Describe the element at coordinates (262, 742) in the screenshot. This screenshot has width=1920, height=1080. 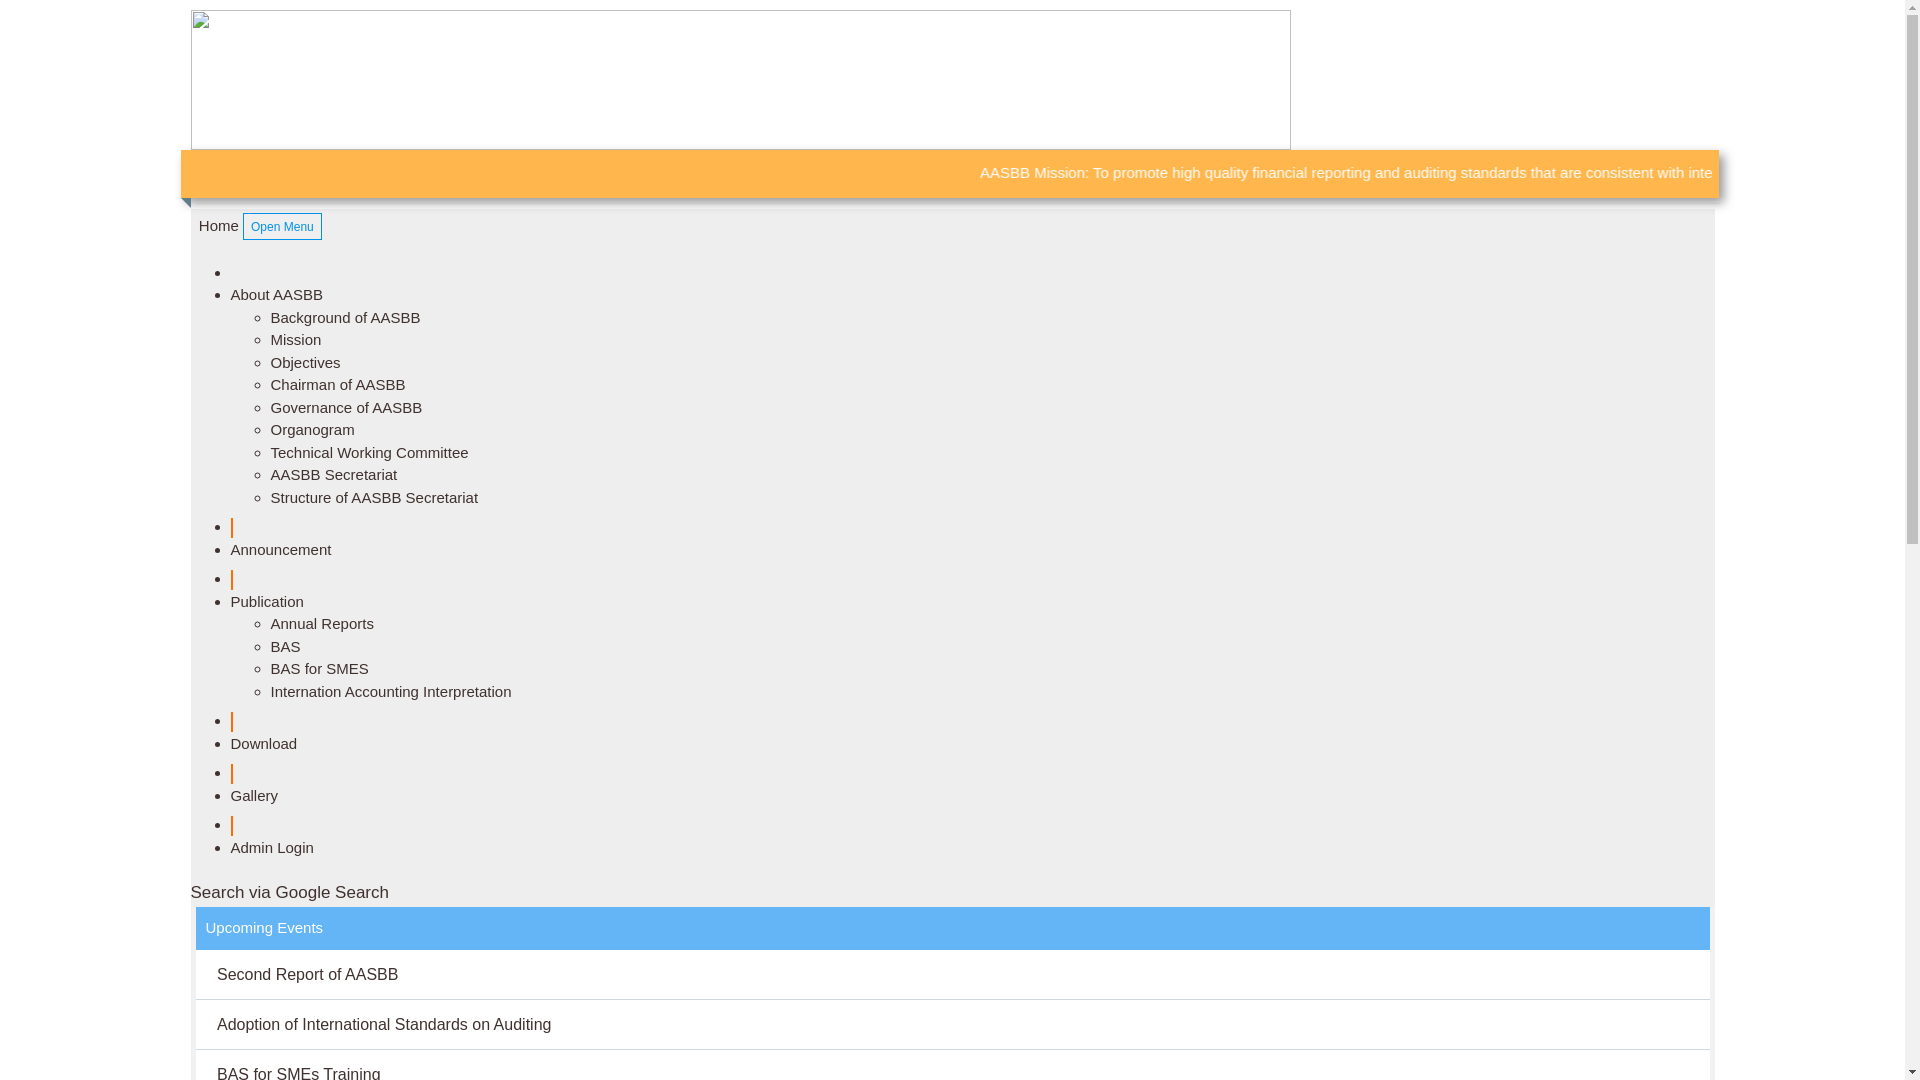
I see `'Download'` at that location.